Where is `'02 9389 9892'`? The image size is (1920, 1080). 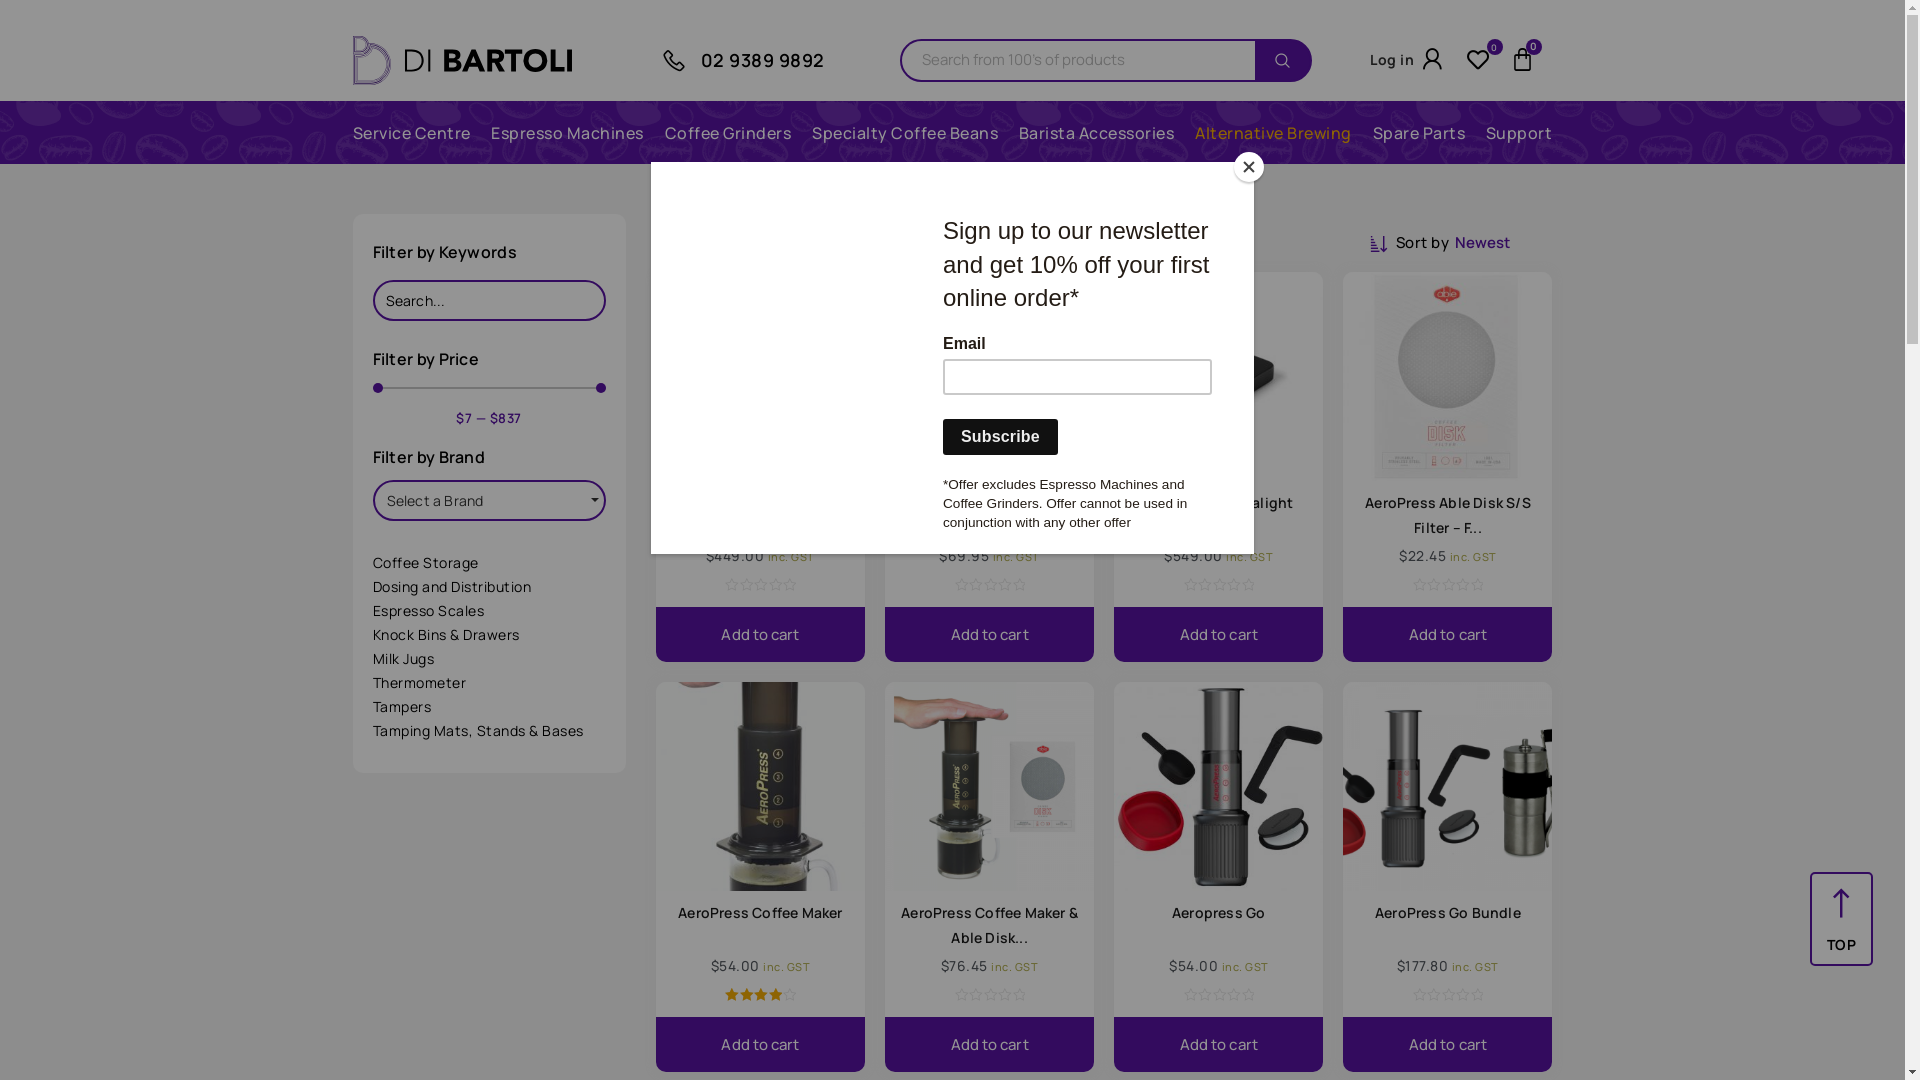 '02 9389 9892' is located at coordinates (761, 59).